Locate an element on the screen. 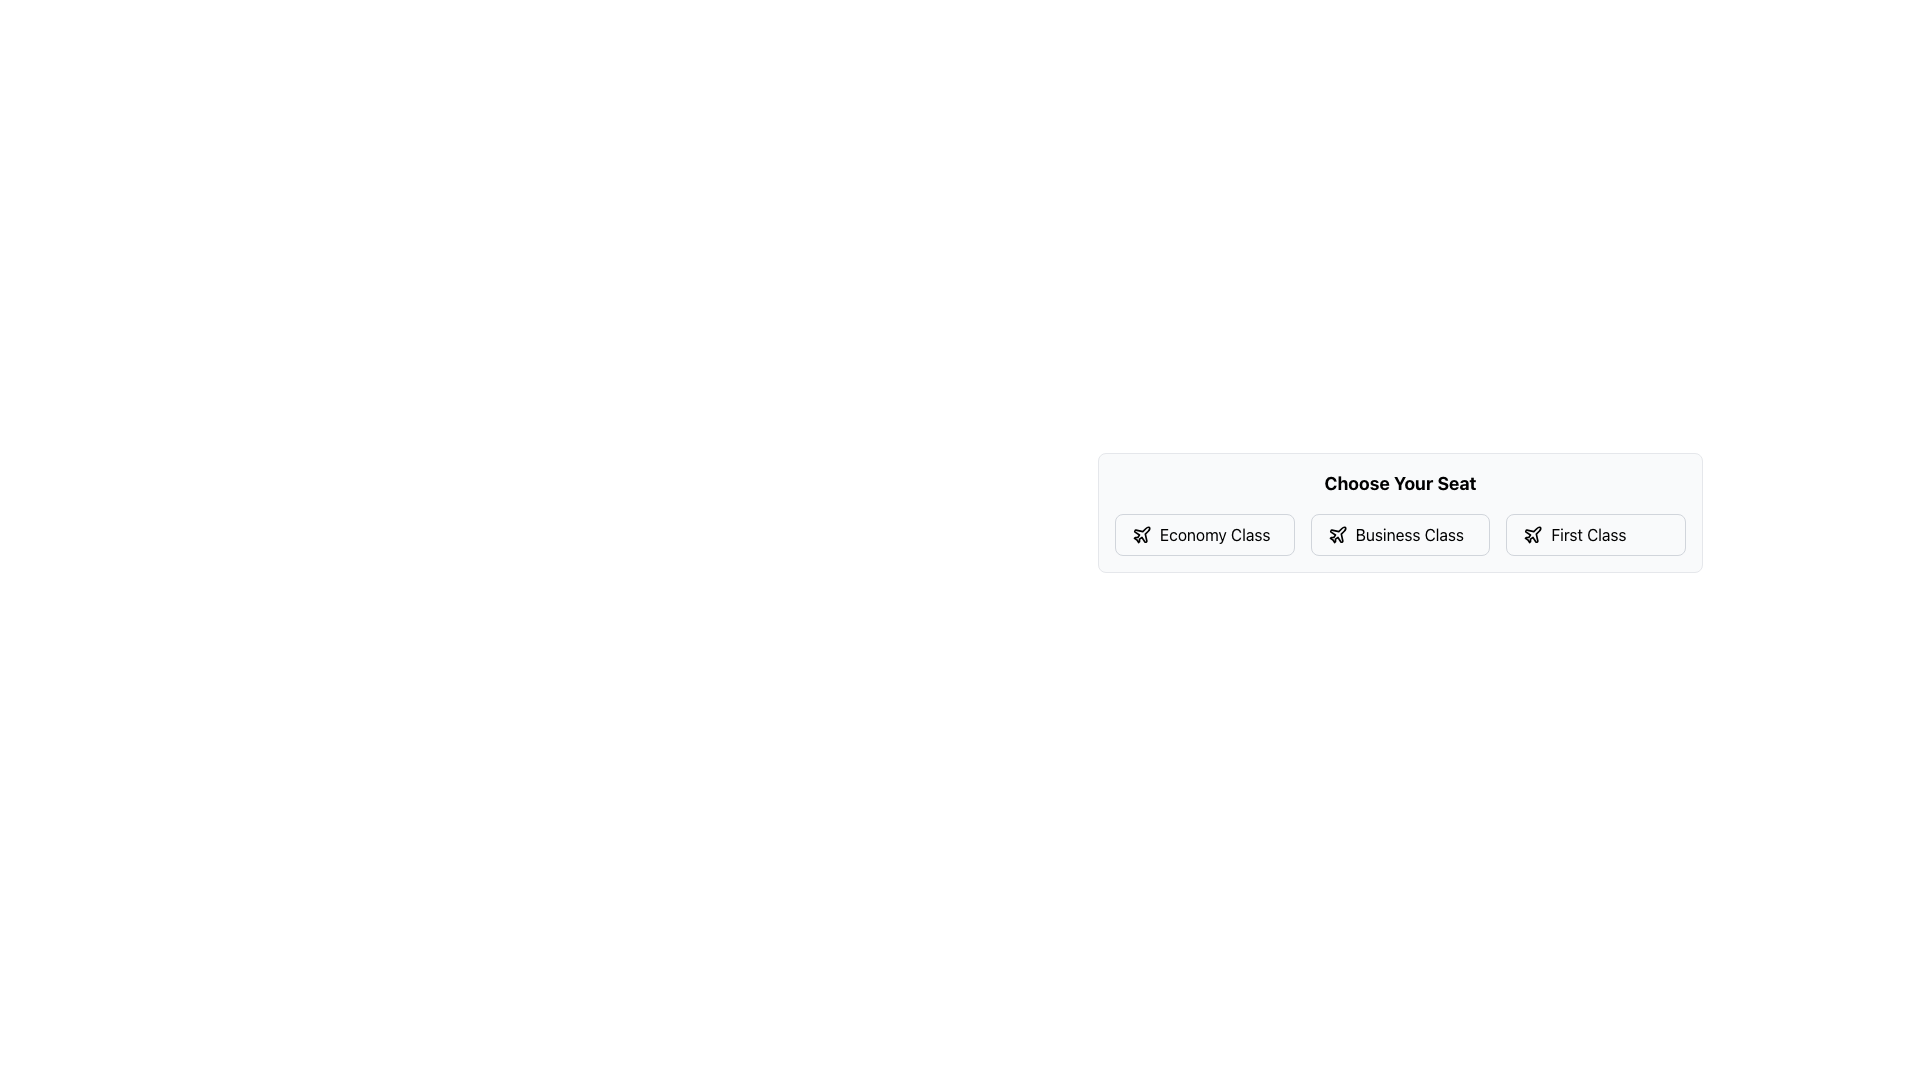  the airplane icon located in the 'Business Class' button under the 'Choose Your Seat' section is located at coordinates (1337, 533).